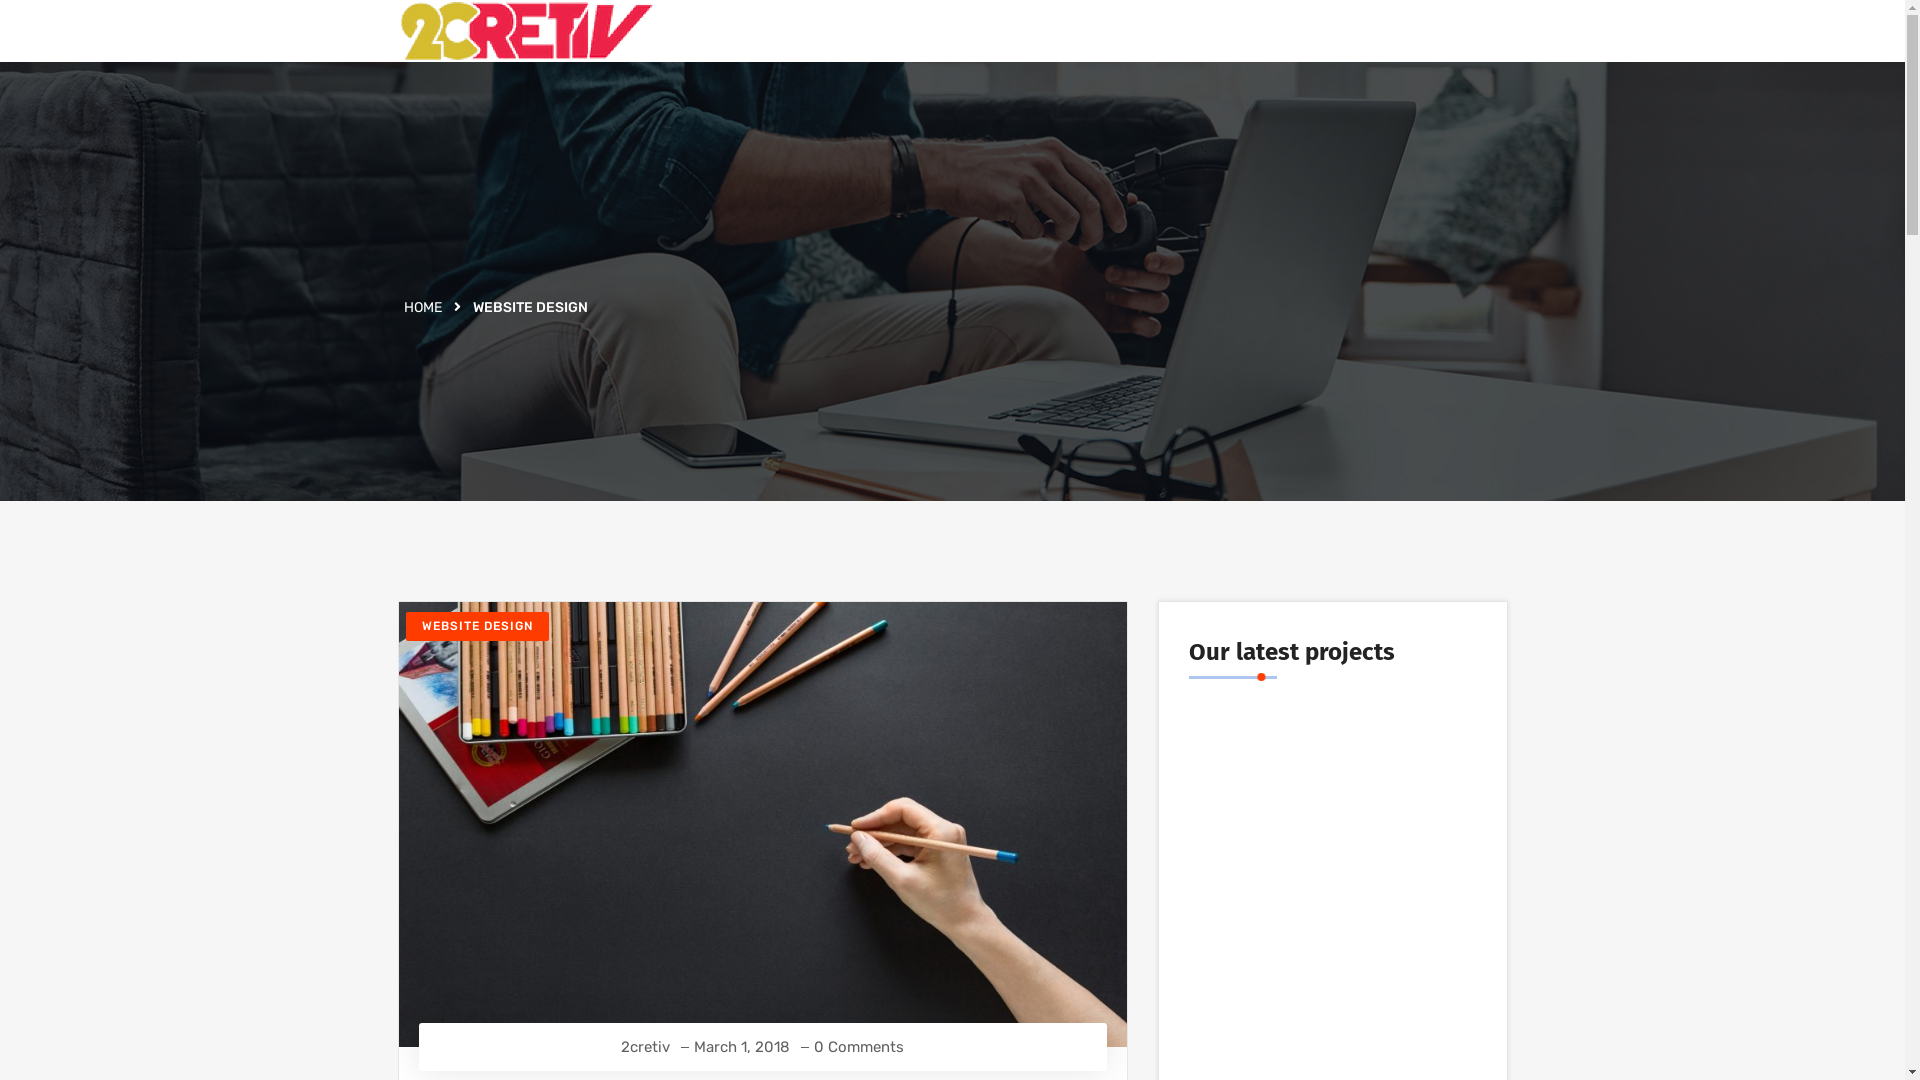 The height and width of the screenshot is (1080, 1920). I want to click on 'HOME', so click(402, 307).